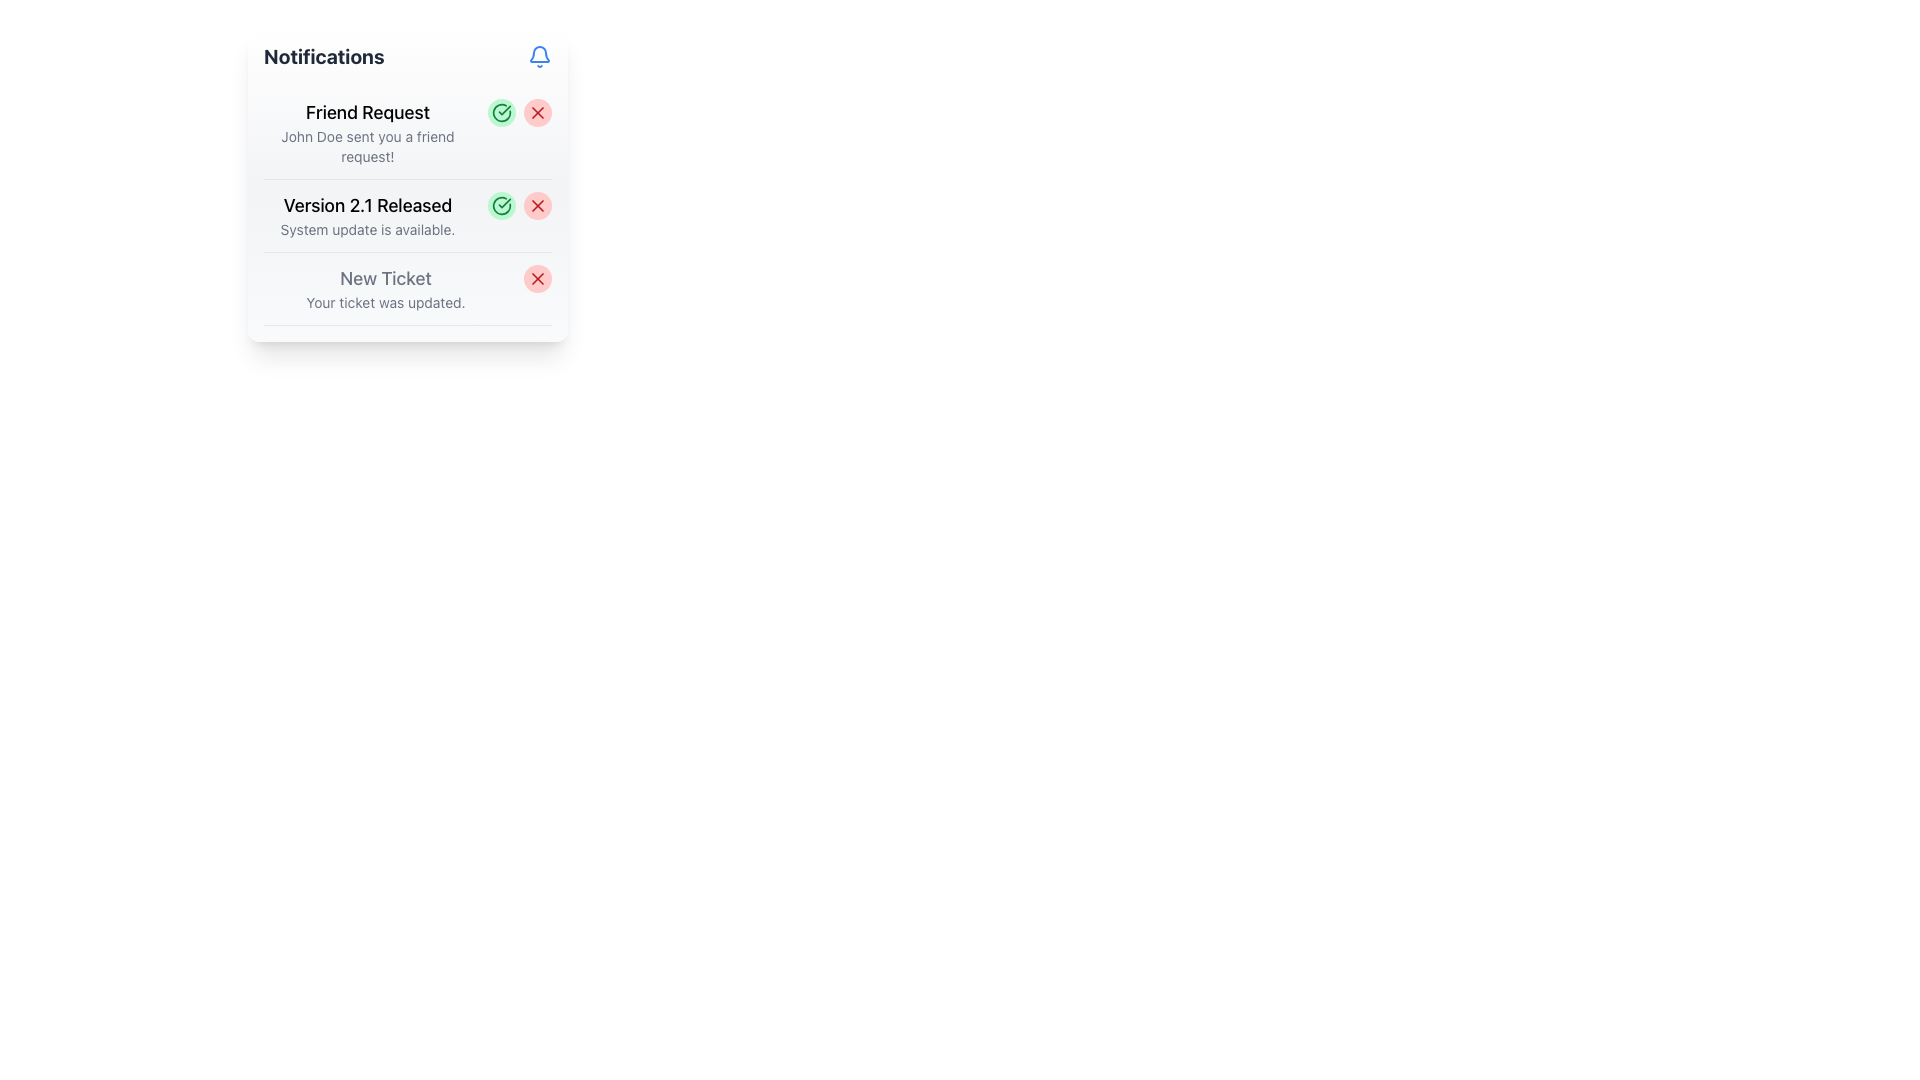  What do you see at coordinates (407, 216) in the screenshot?
I see `the Notification item located in the second row under 'Notifications', which informs about a system update availability with version details` at bounding box center [407, 216].